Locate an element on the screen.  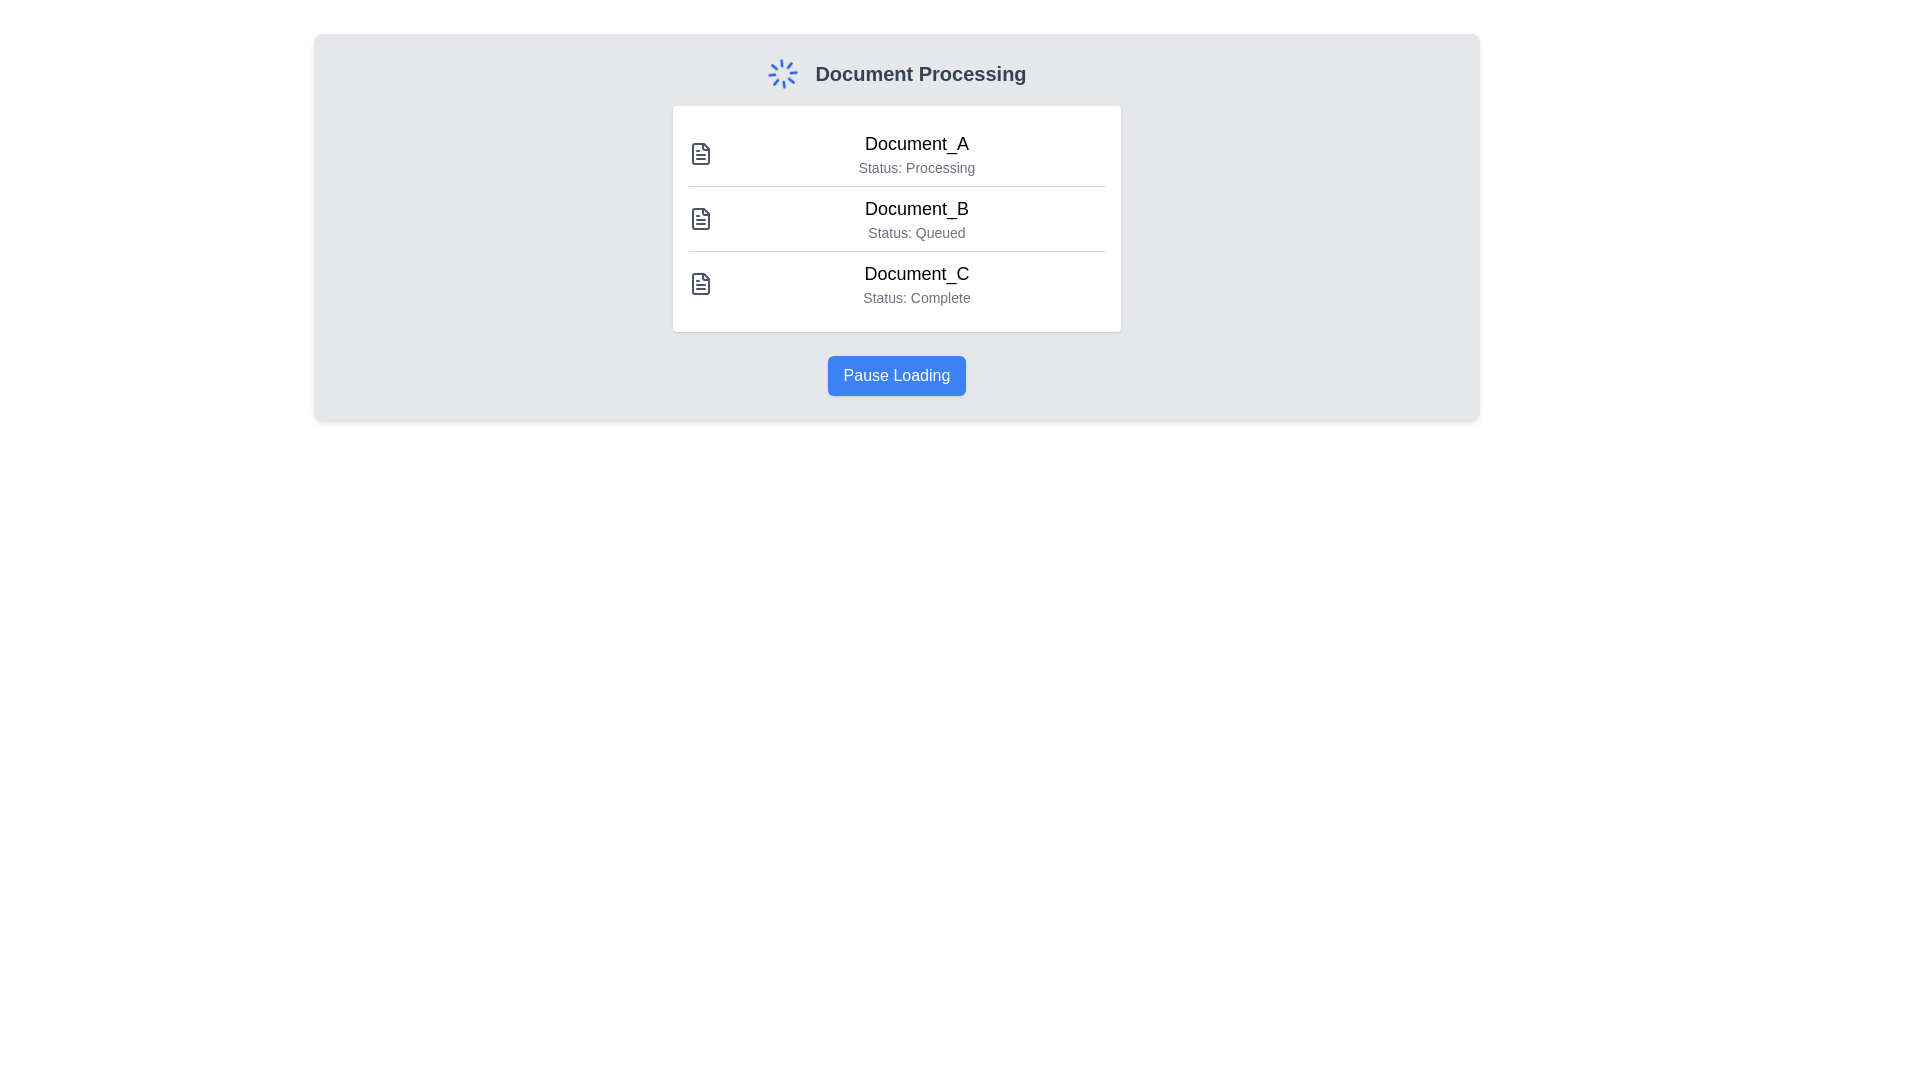
the informational text block with the title 'Document_C' and subtitle 'Status: Complete', which is the third entry in a vertically stacked list of similar elements is located at coordinates (896, 283).